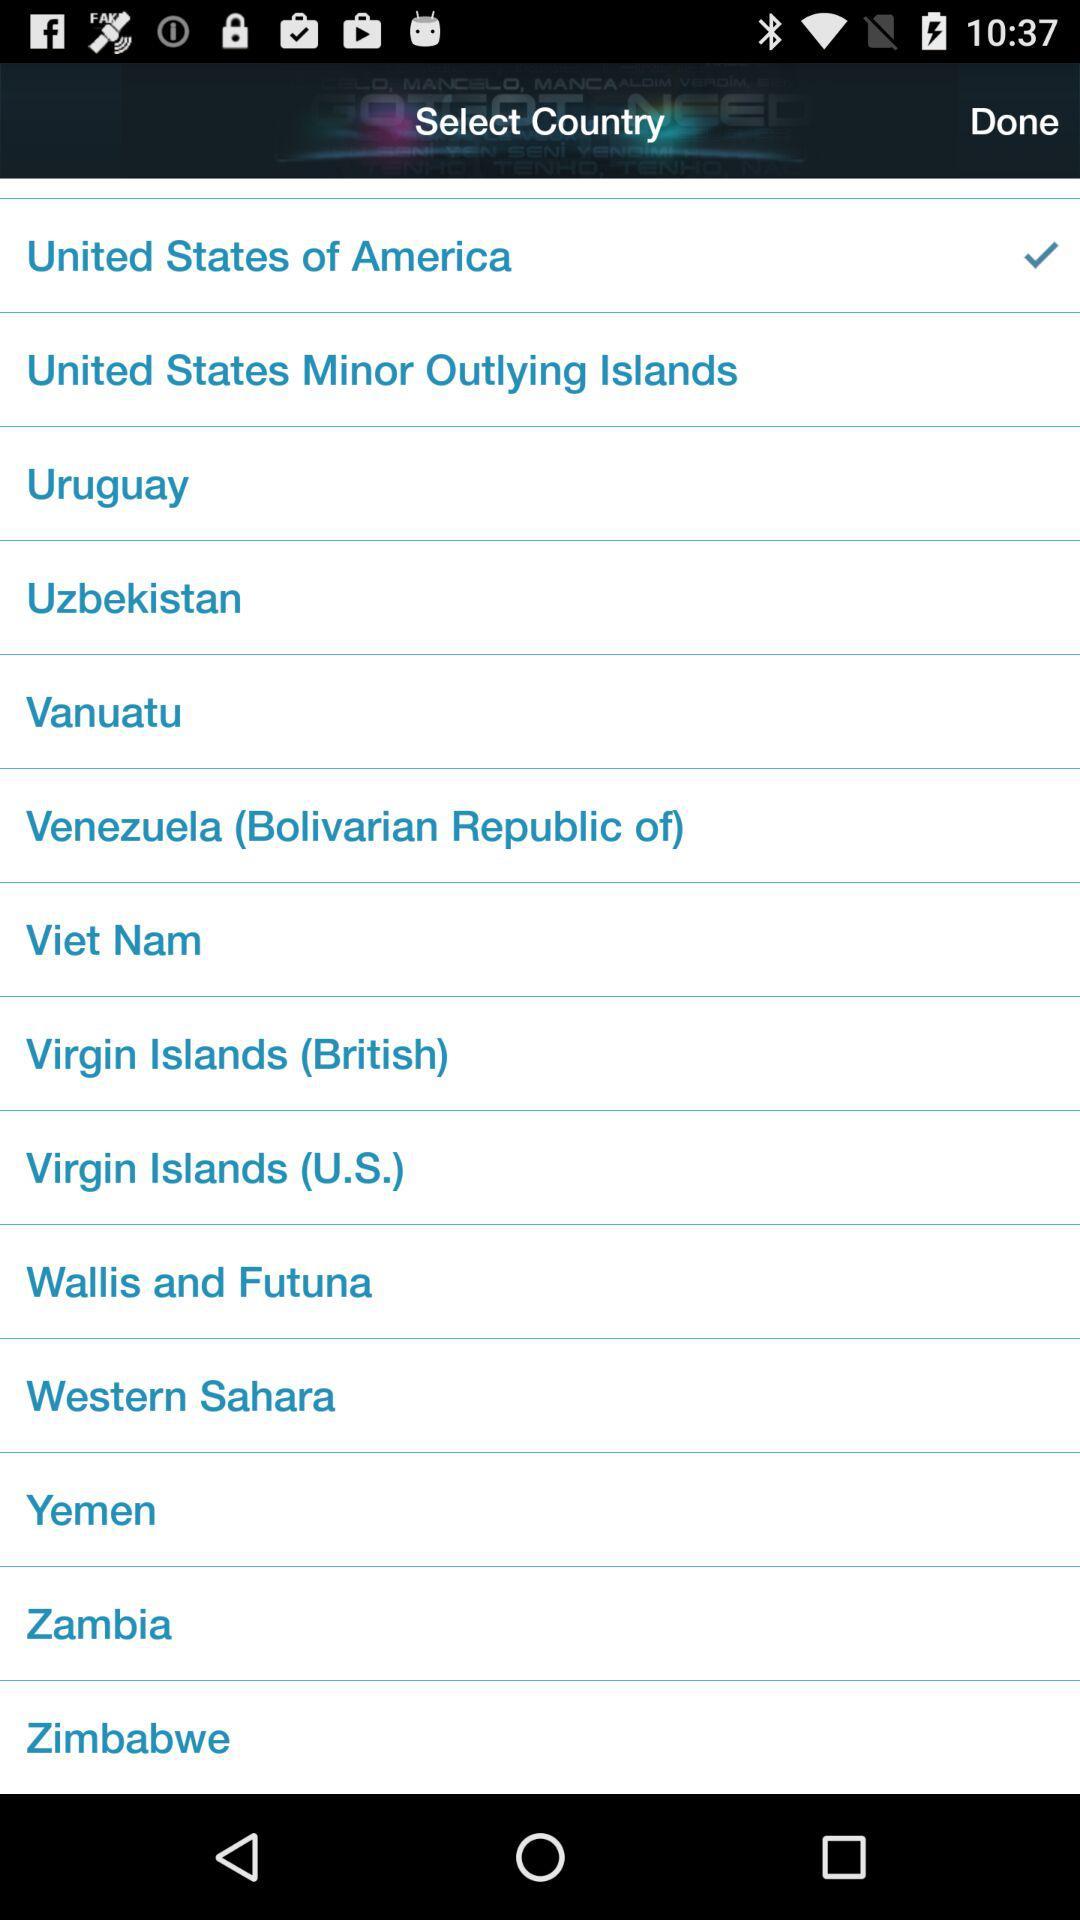  Describe the element at coordinates (540, 1509) in the screenshot. I see `the checkbox below western sahara icon` at that location.